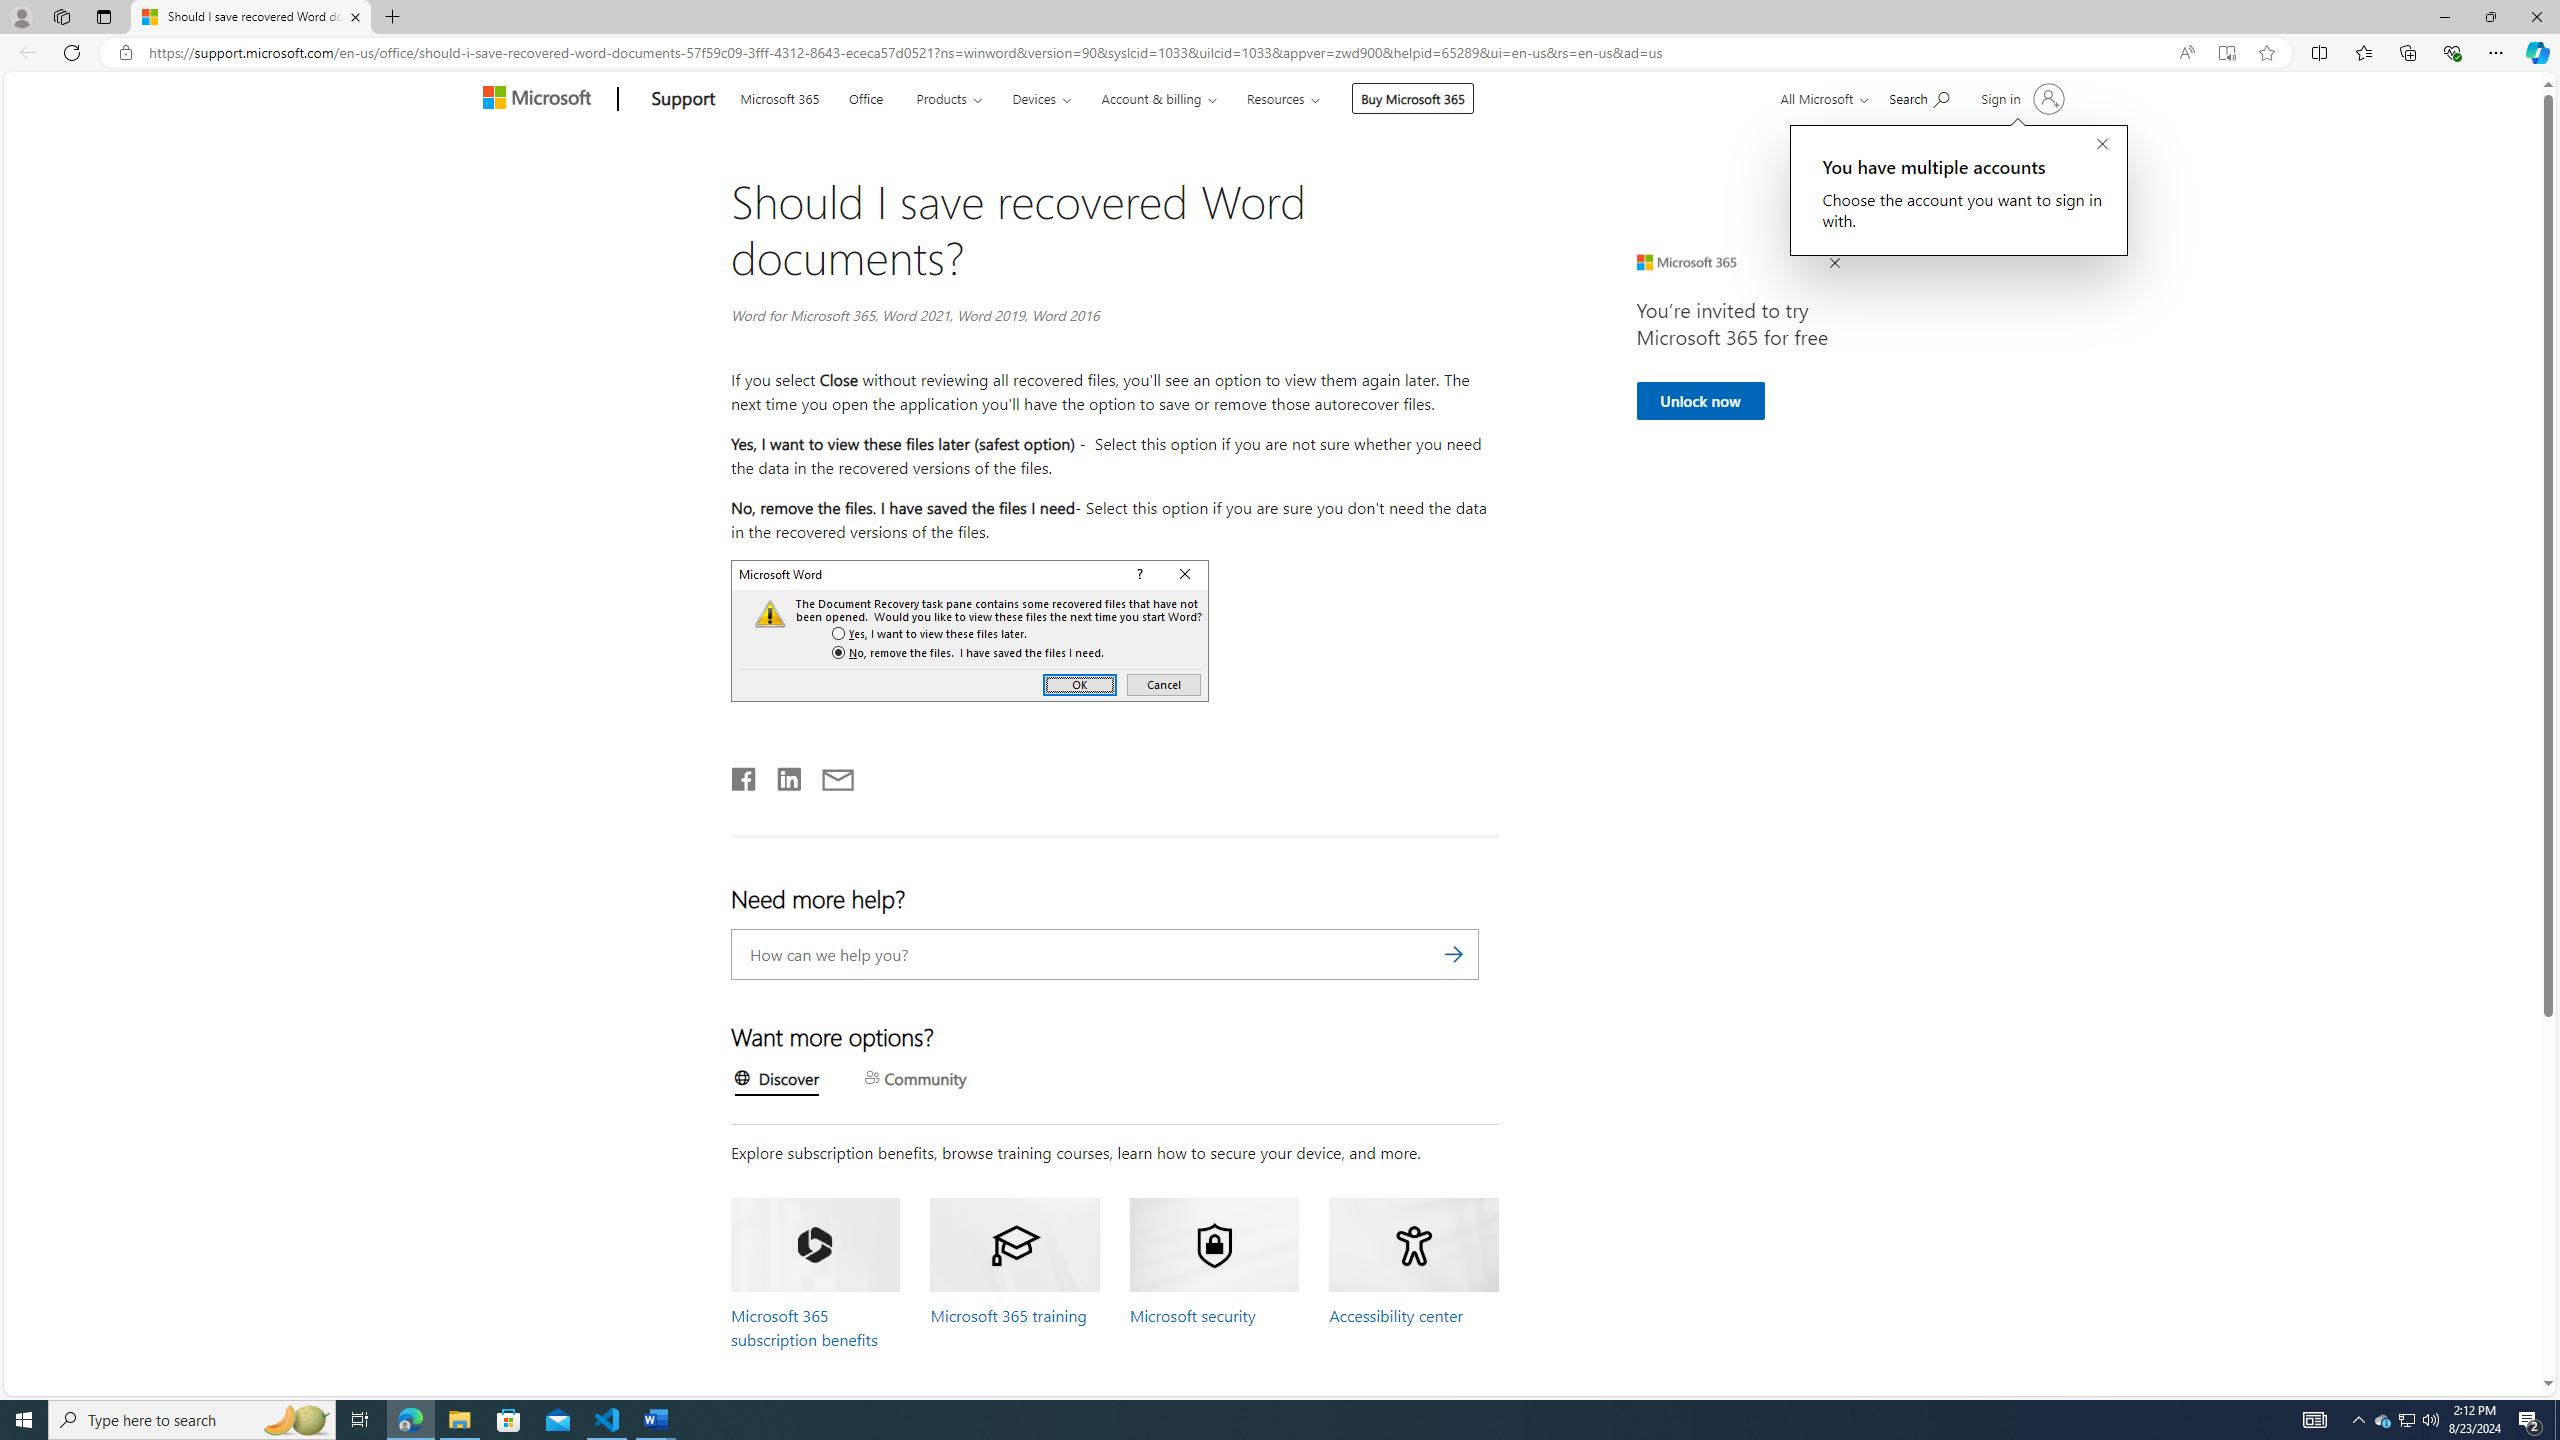  What do you see at coordinates (682, 99) in the screenshot?
I see `'Support'` at bounding box center [682, 99].